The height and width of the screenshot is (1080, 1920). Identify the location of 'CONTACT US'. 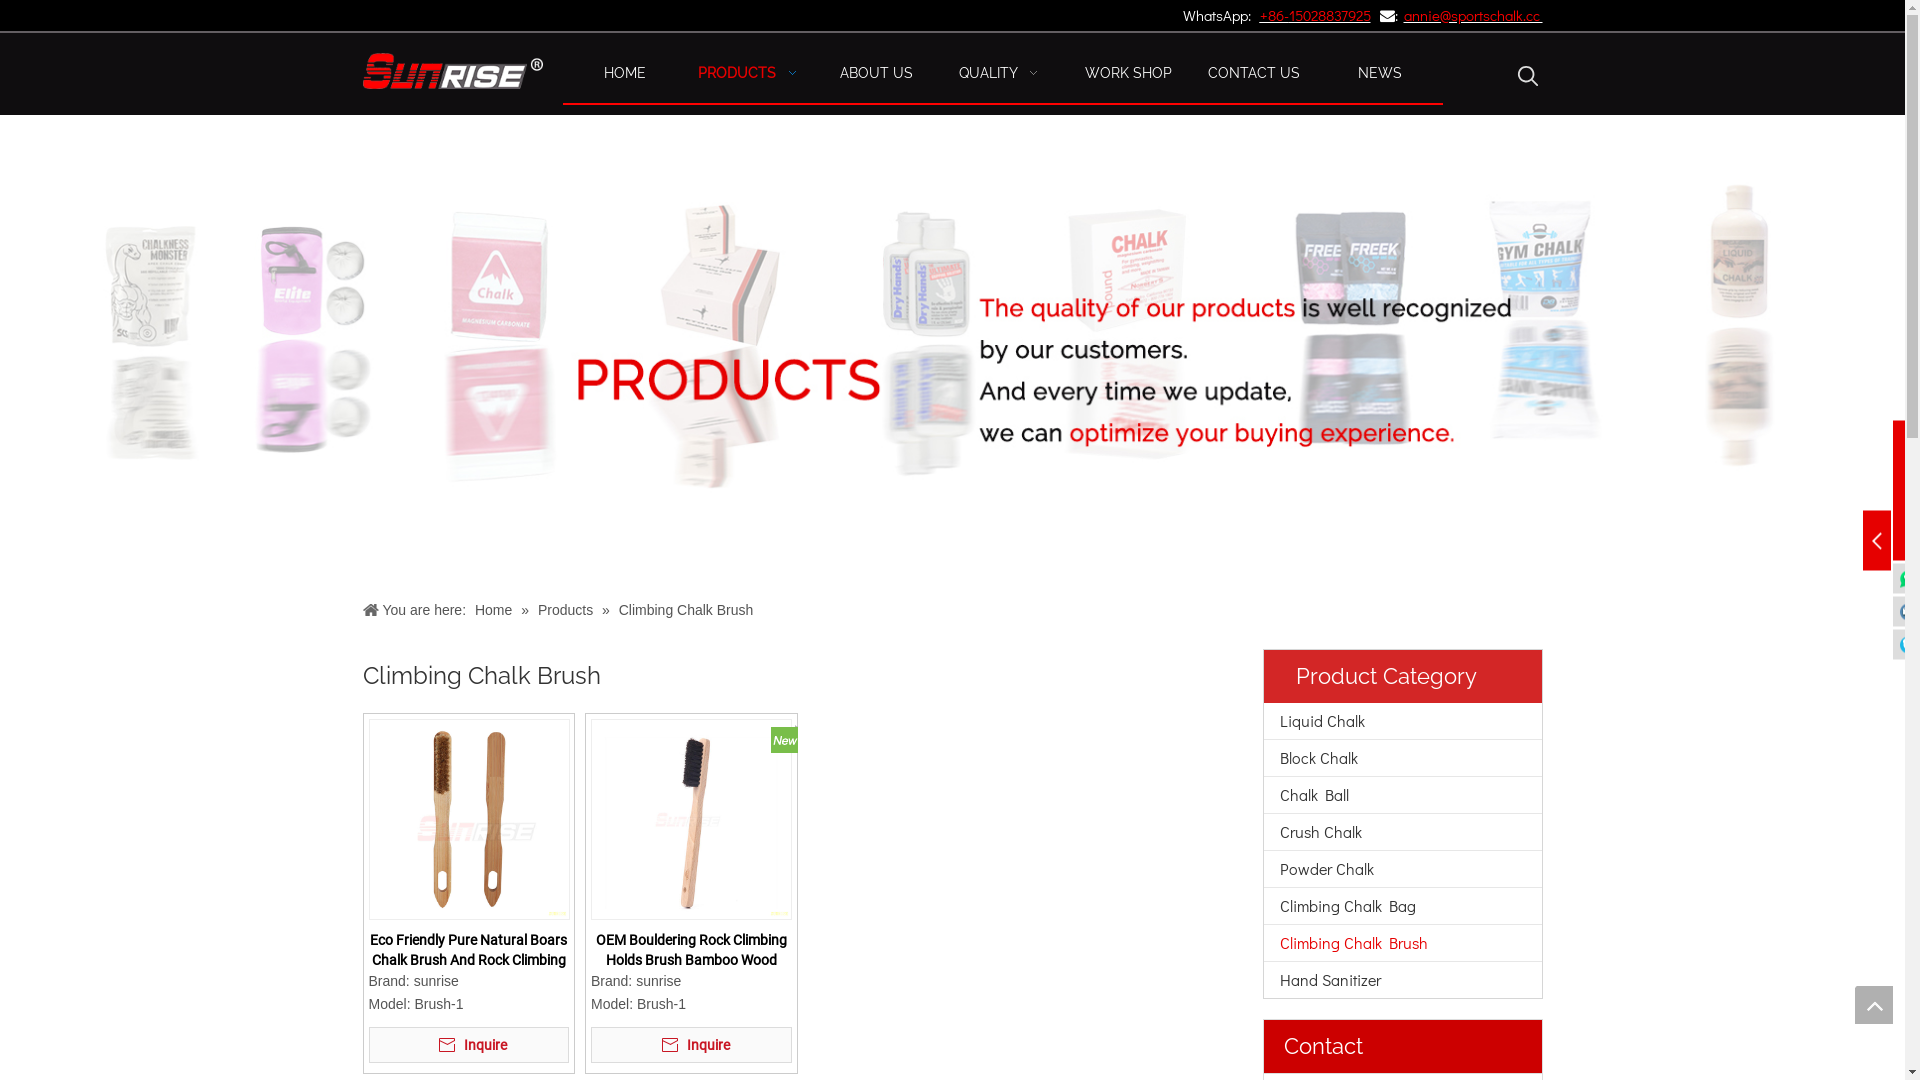
(1252, 72).